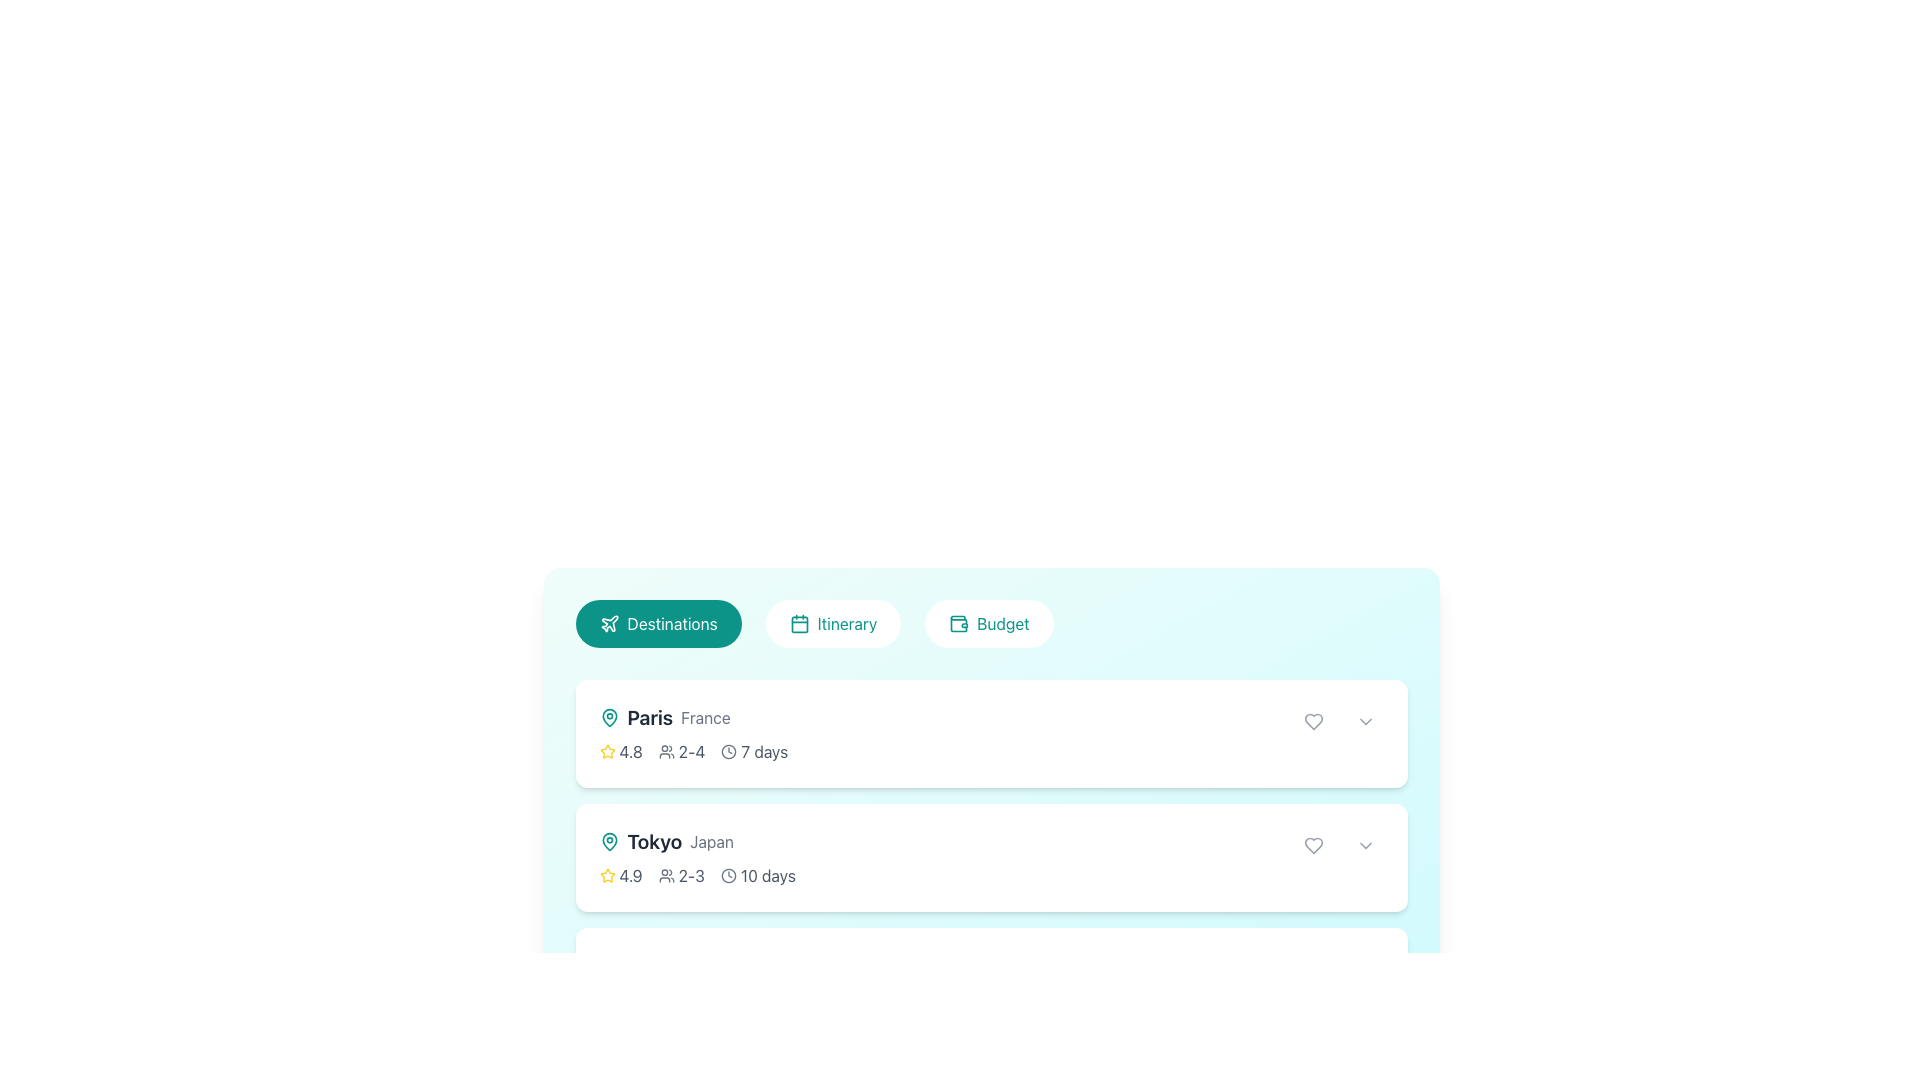 Image resolution: width=1920 pixels, height=1080 pixels. I want to click on the circular dark gray clock icon located to the left of the text '10 days' associated with the travel destination 'Tokyo, Japan', so click(727, 874).